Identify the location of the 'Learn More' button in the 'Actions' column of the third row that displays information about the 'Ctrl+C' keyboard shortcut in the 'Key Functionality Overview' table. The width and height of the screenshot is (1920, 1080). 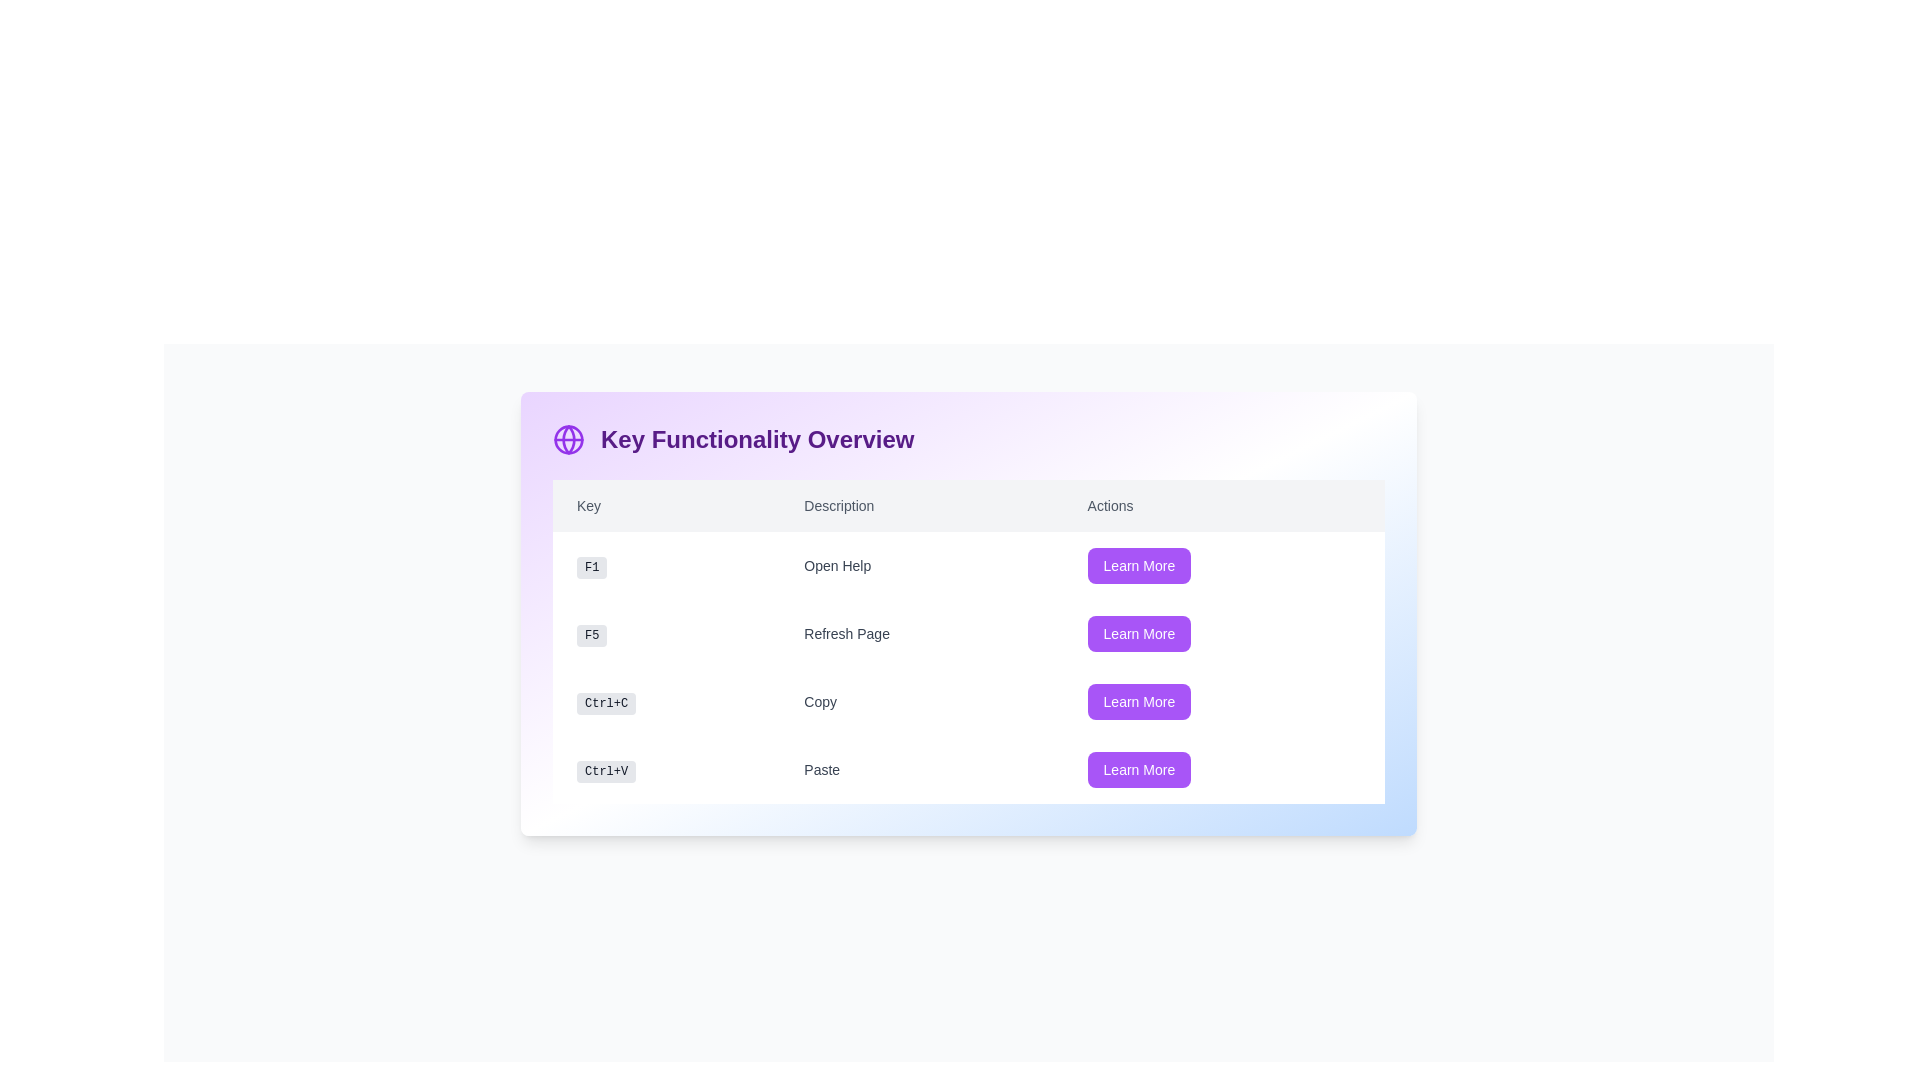
(969, 667).